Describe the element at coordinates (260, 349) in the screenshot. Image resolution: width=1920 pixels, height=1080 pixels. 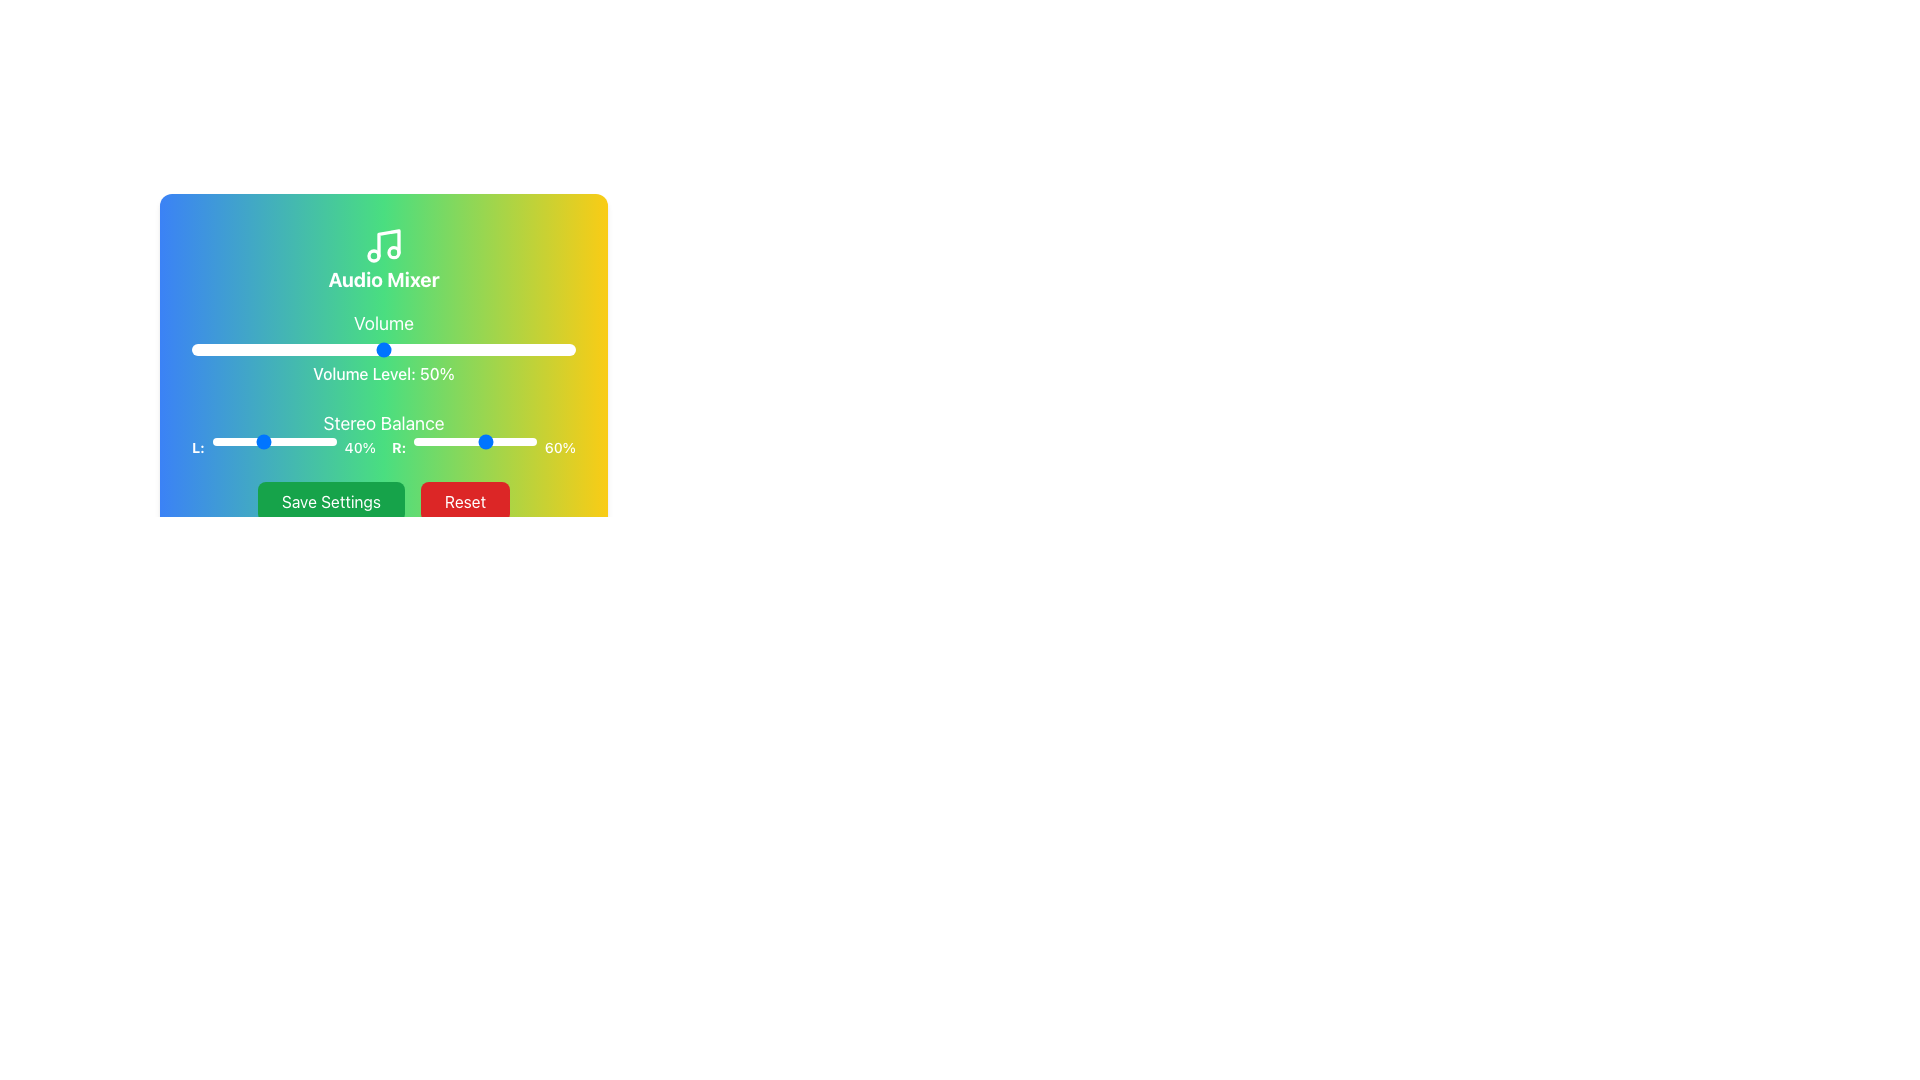
I see `the volume` at that location.